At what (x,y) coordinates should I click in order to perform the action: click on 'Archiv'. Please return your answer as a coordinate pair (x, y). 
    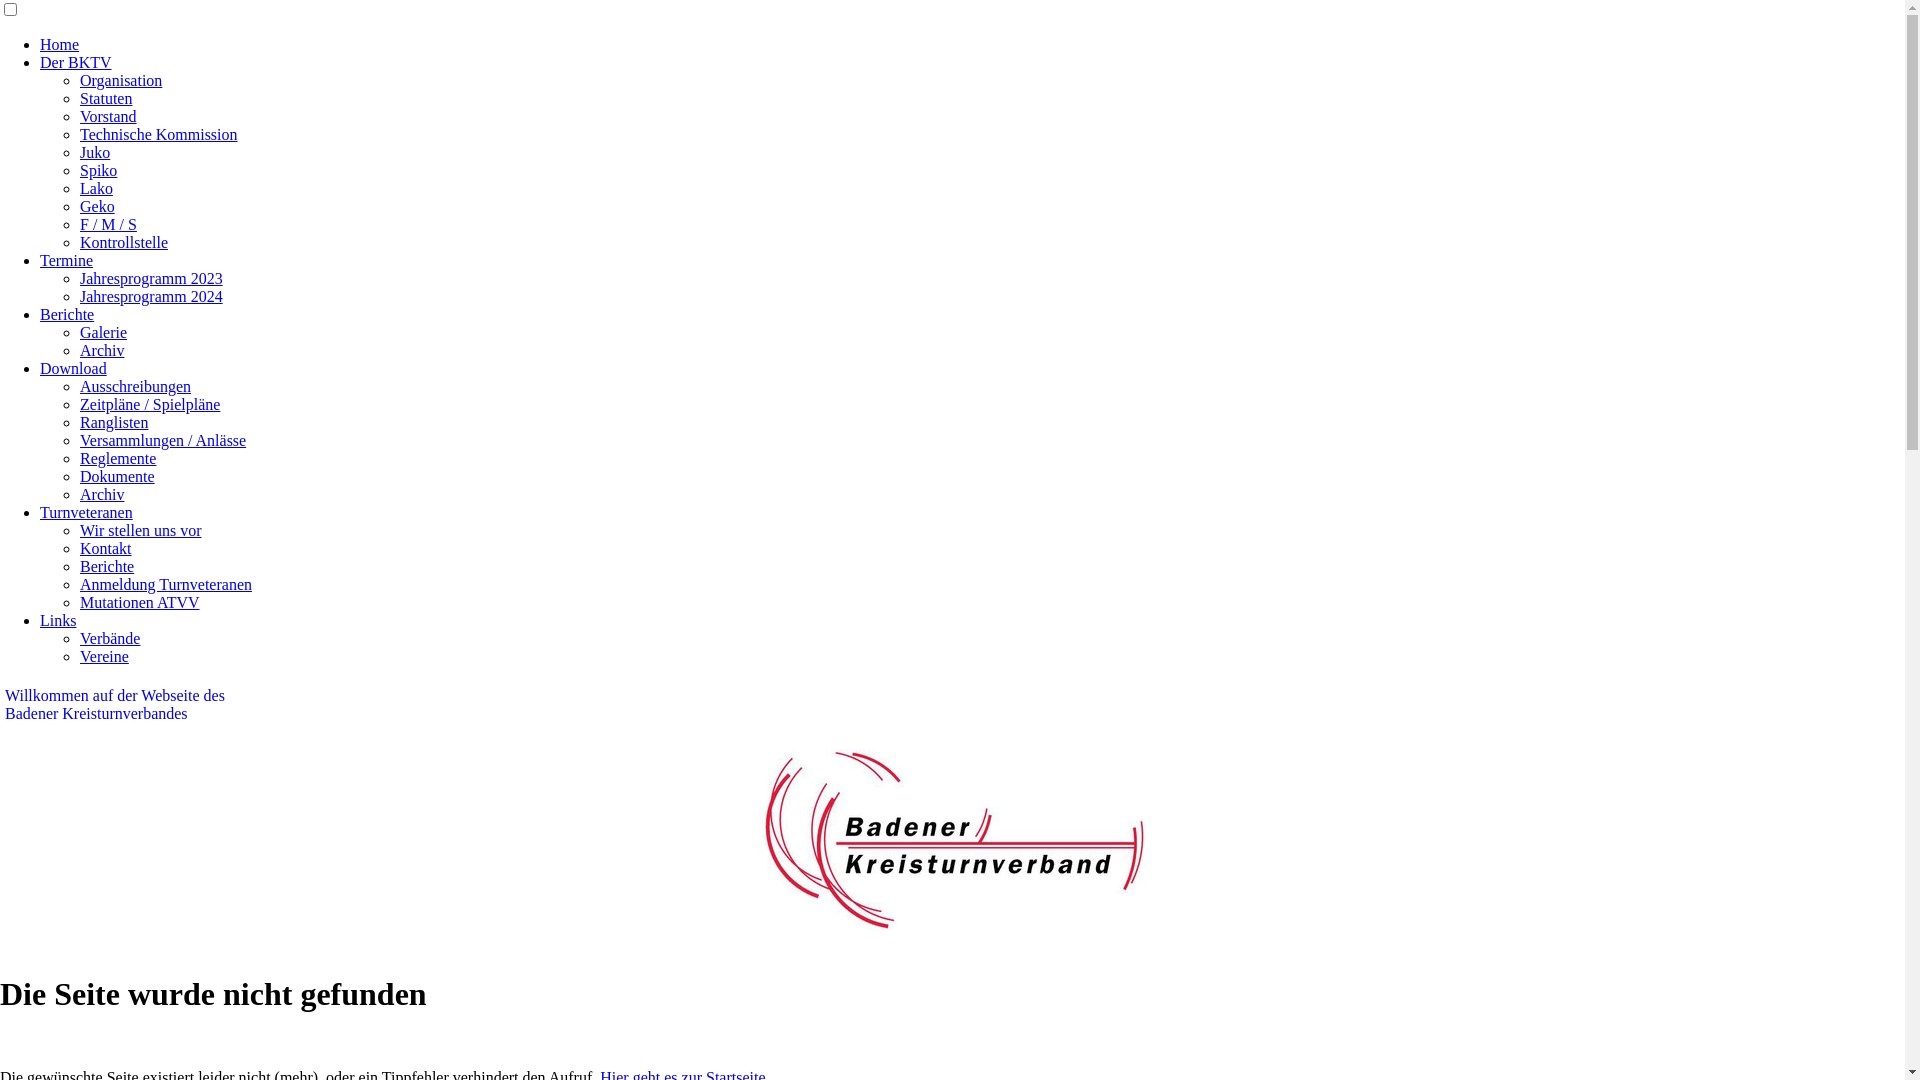
    Looking at the image, I should click on (80, 349).